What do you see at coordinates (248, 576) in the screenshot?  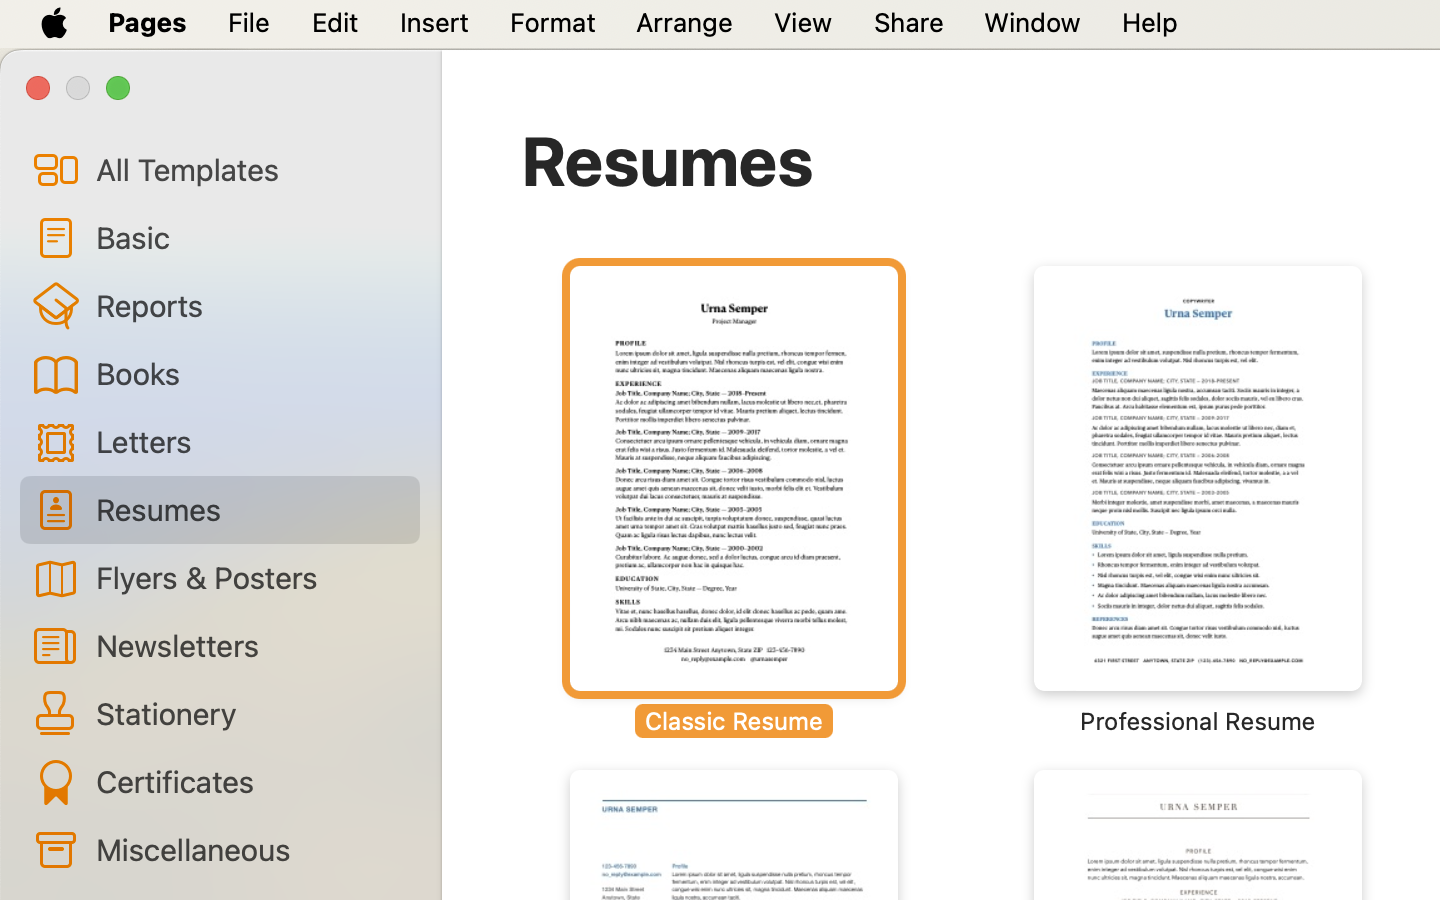 I see `'Flyers & Posters'` at bounding box center [248, 576].